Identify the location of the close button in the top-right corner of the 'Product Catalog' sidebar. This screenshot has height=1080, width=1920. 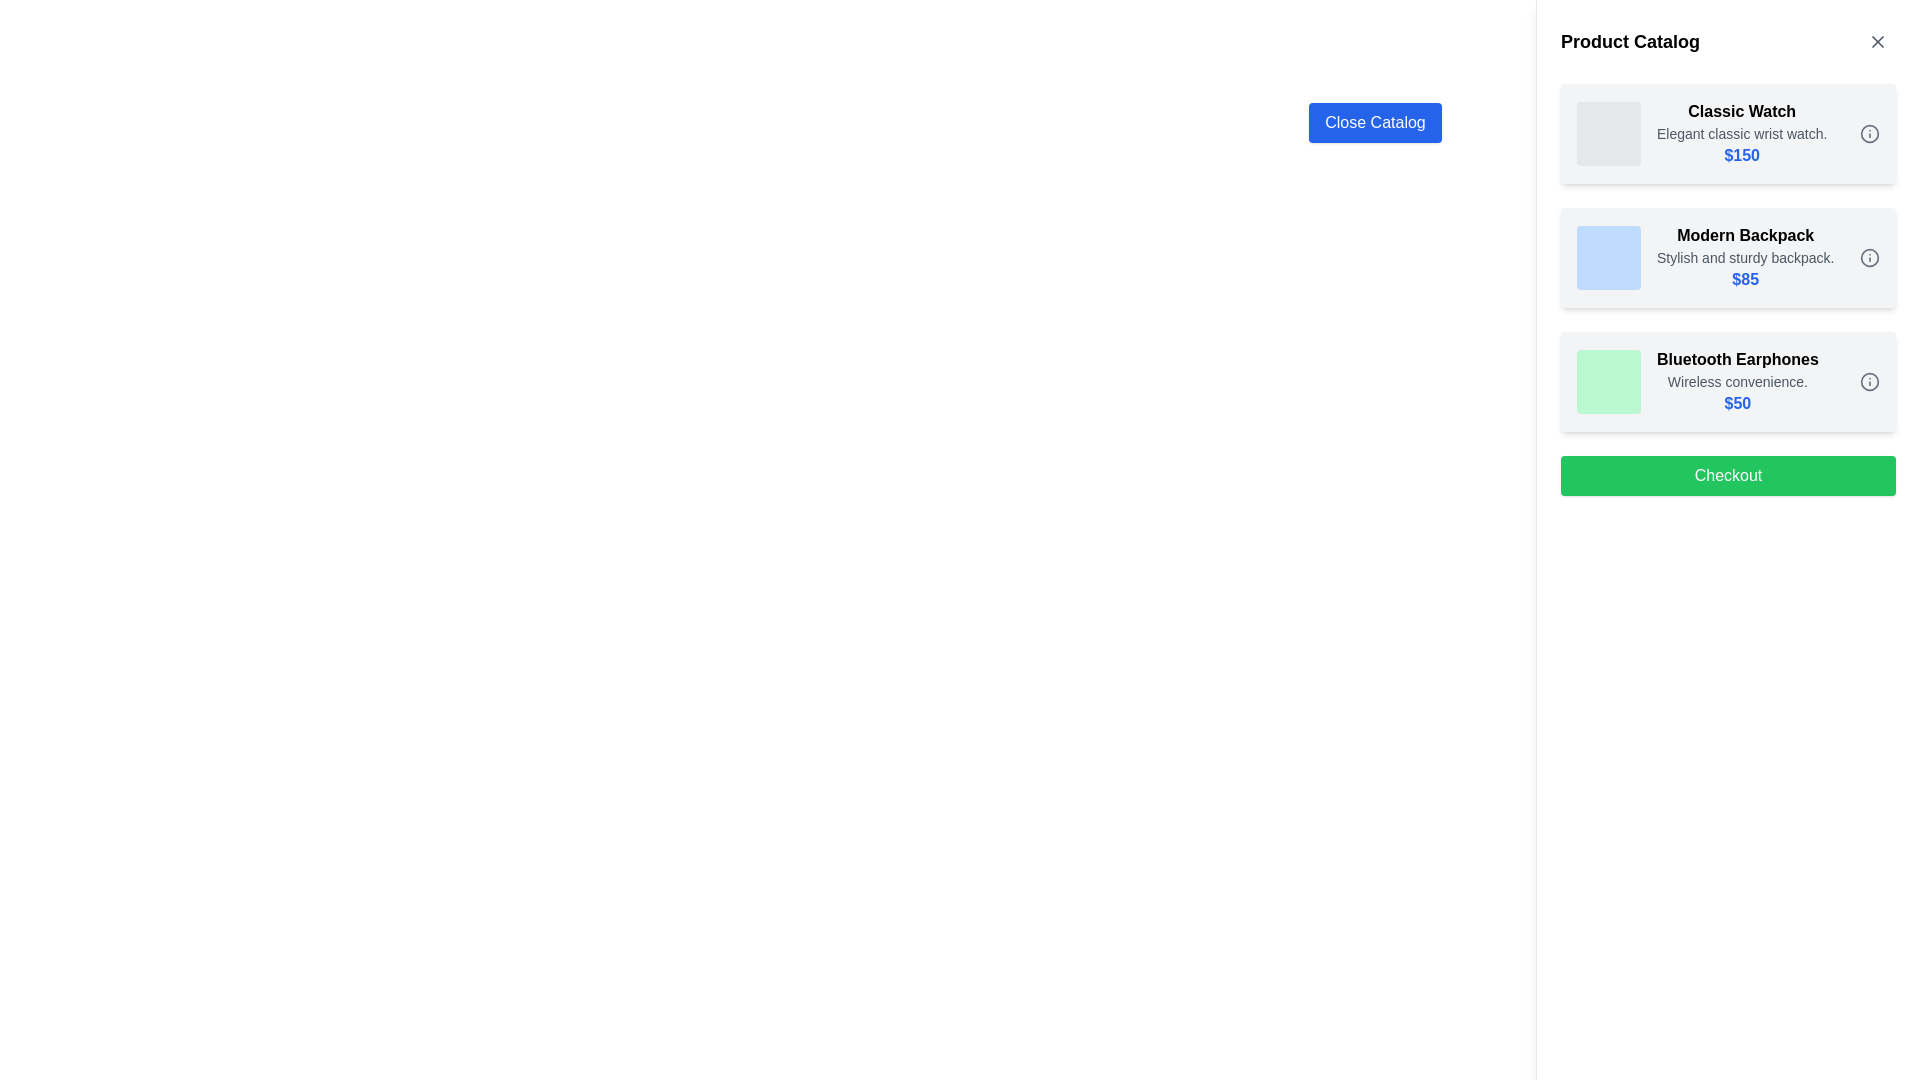
(1876, 42).